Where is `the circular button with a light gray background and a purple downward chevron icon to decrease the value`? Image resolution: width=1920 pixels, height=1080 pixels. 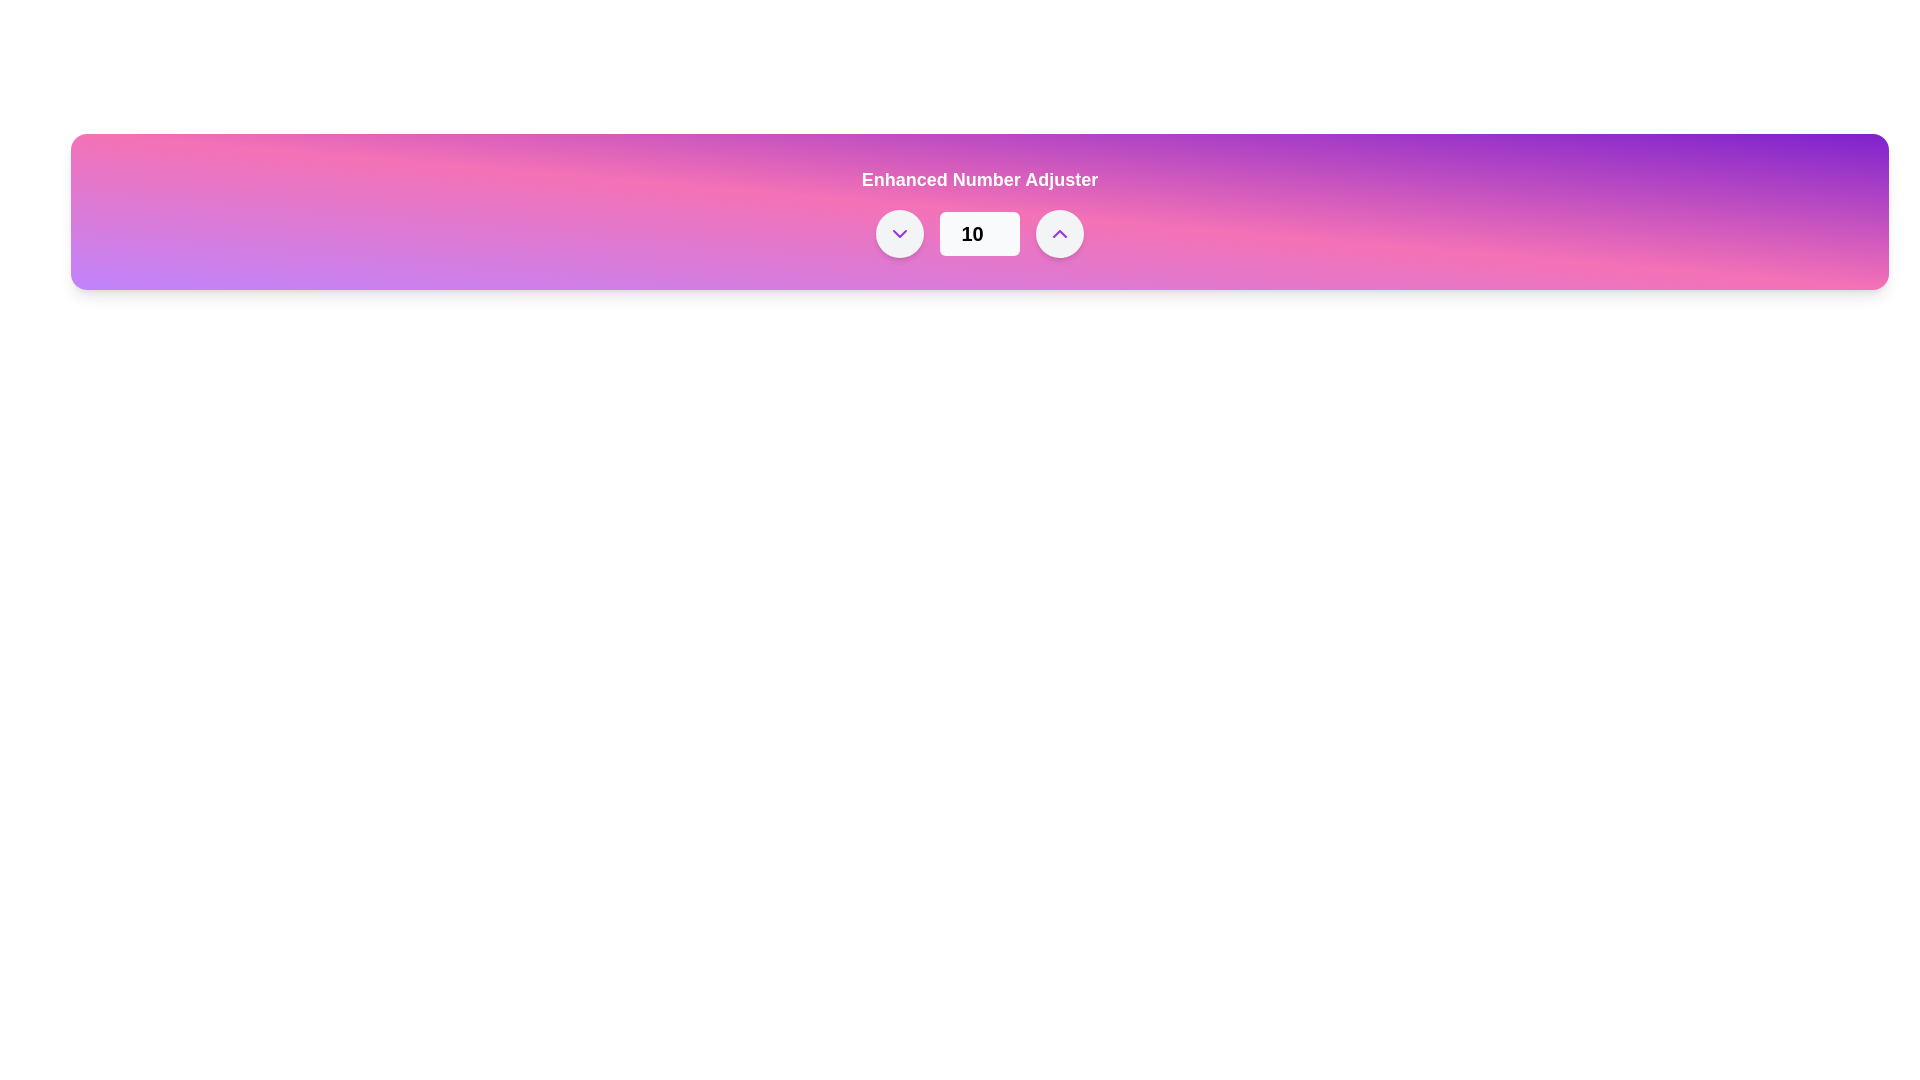 the circular button with a light gray background and a purple downward chevron icon to decrease the value is located at coordinates (899, 233).